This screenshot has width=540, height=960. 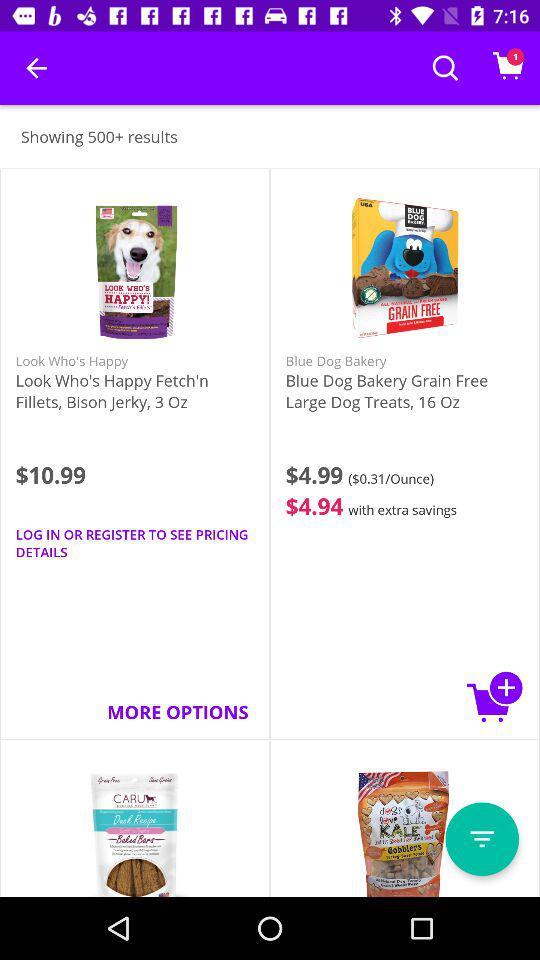 I want to click on the filter_list icon, so click(x=481, y=839).